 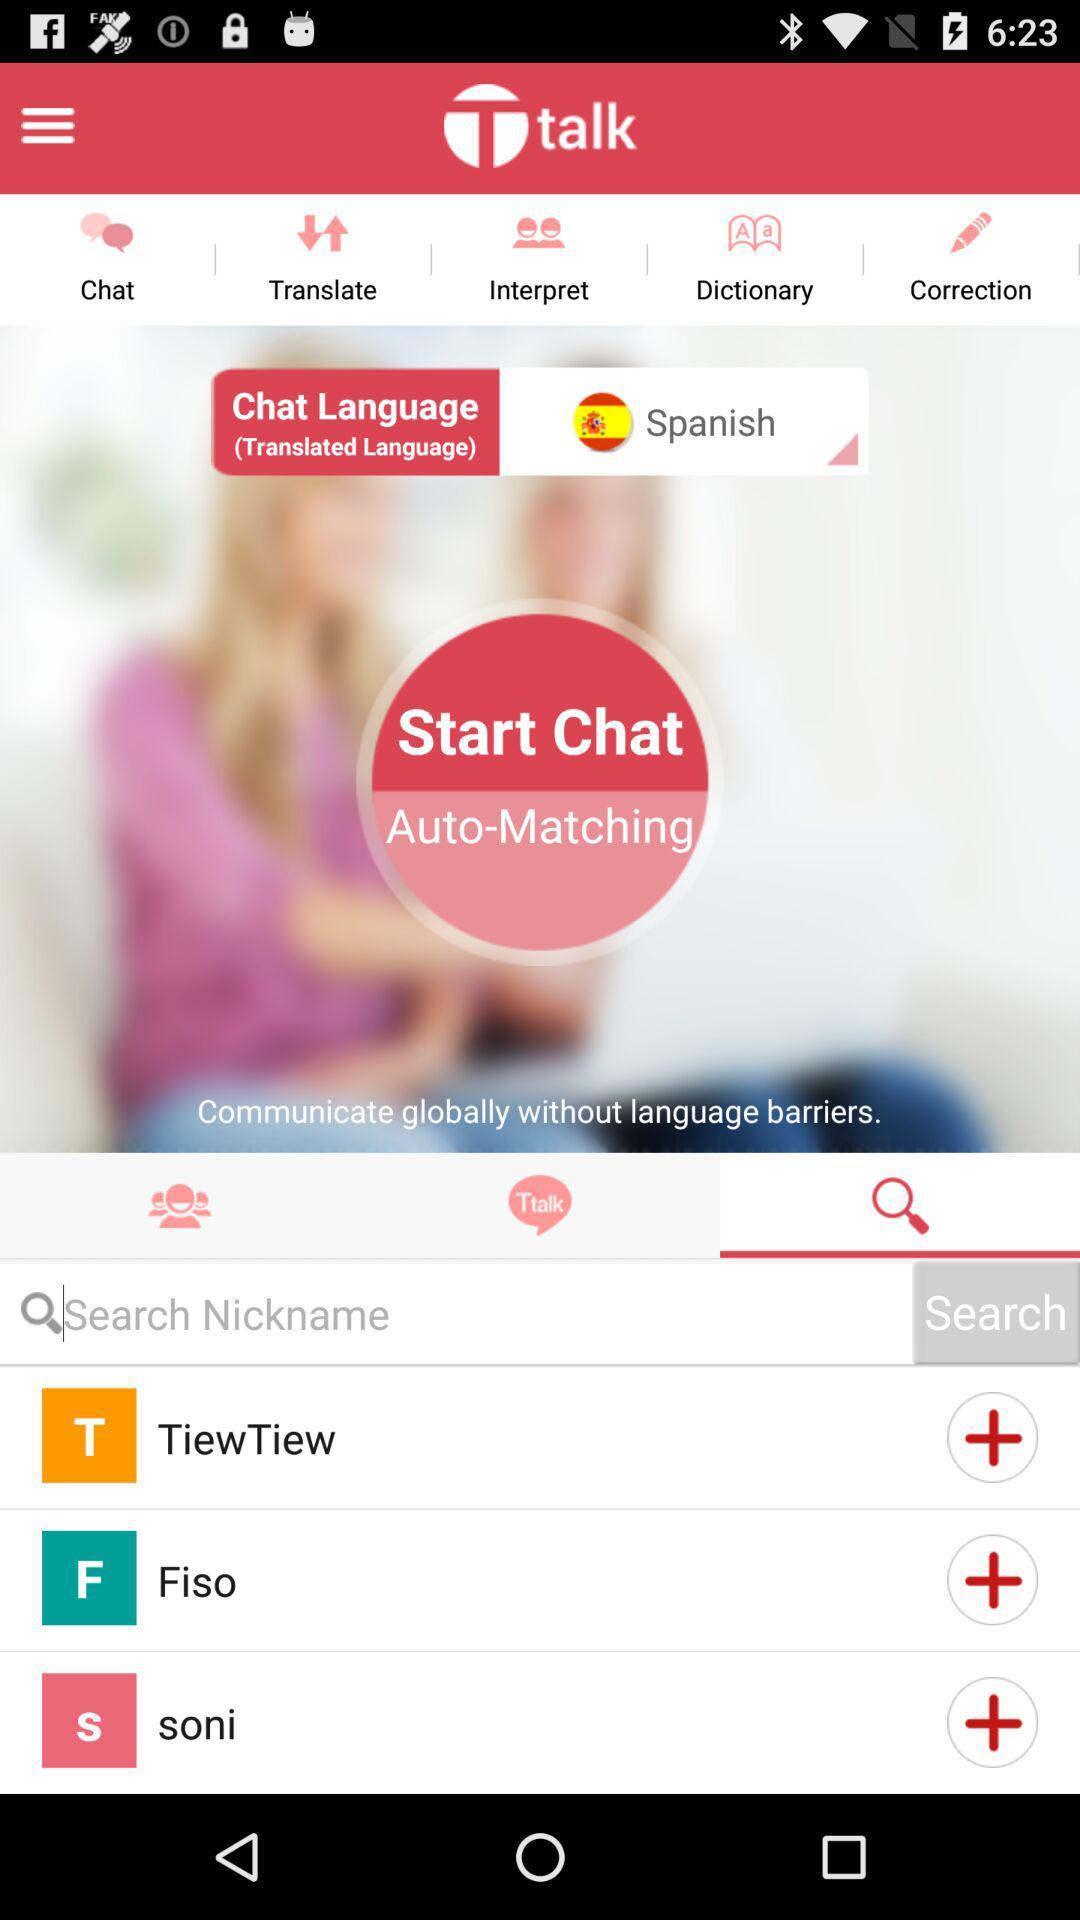 What do you see at coordinates (898, 1204) in the screenshot?
I see `search` at bounding box center [898, 1204].